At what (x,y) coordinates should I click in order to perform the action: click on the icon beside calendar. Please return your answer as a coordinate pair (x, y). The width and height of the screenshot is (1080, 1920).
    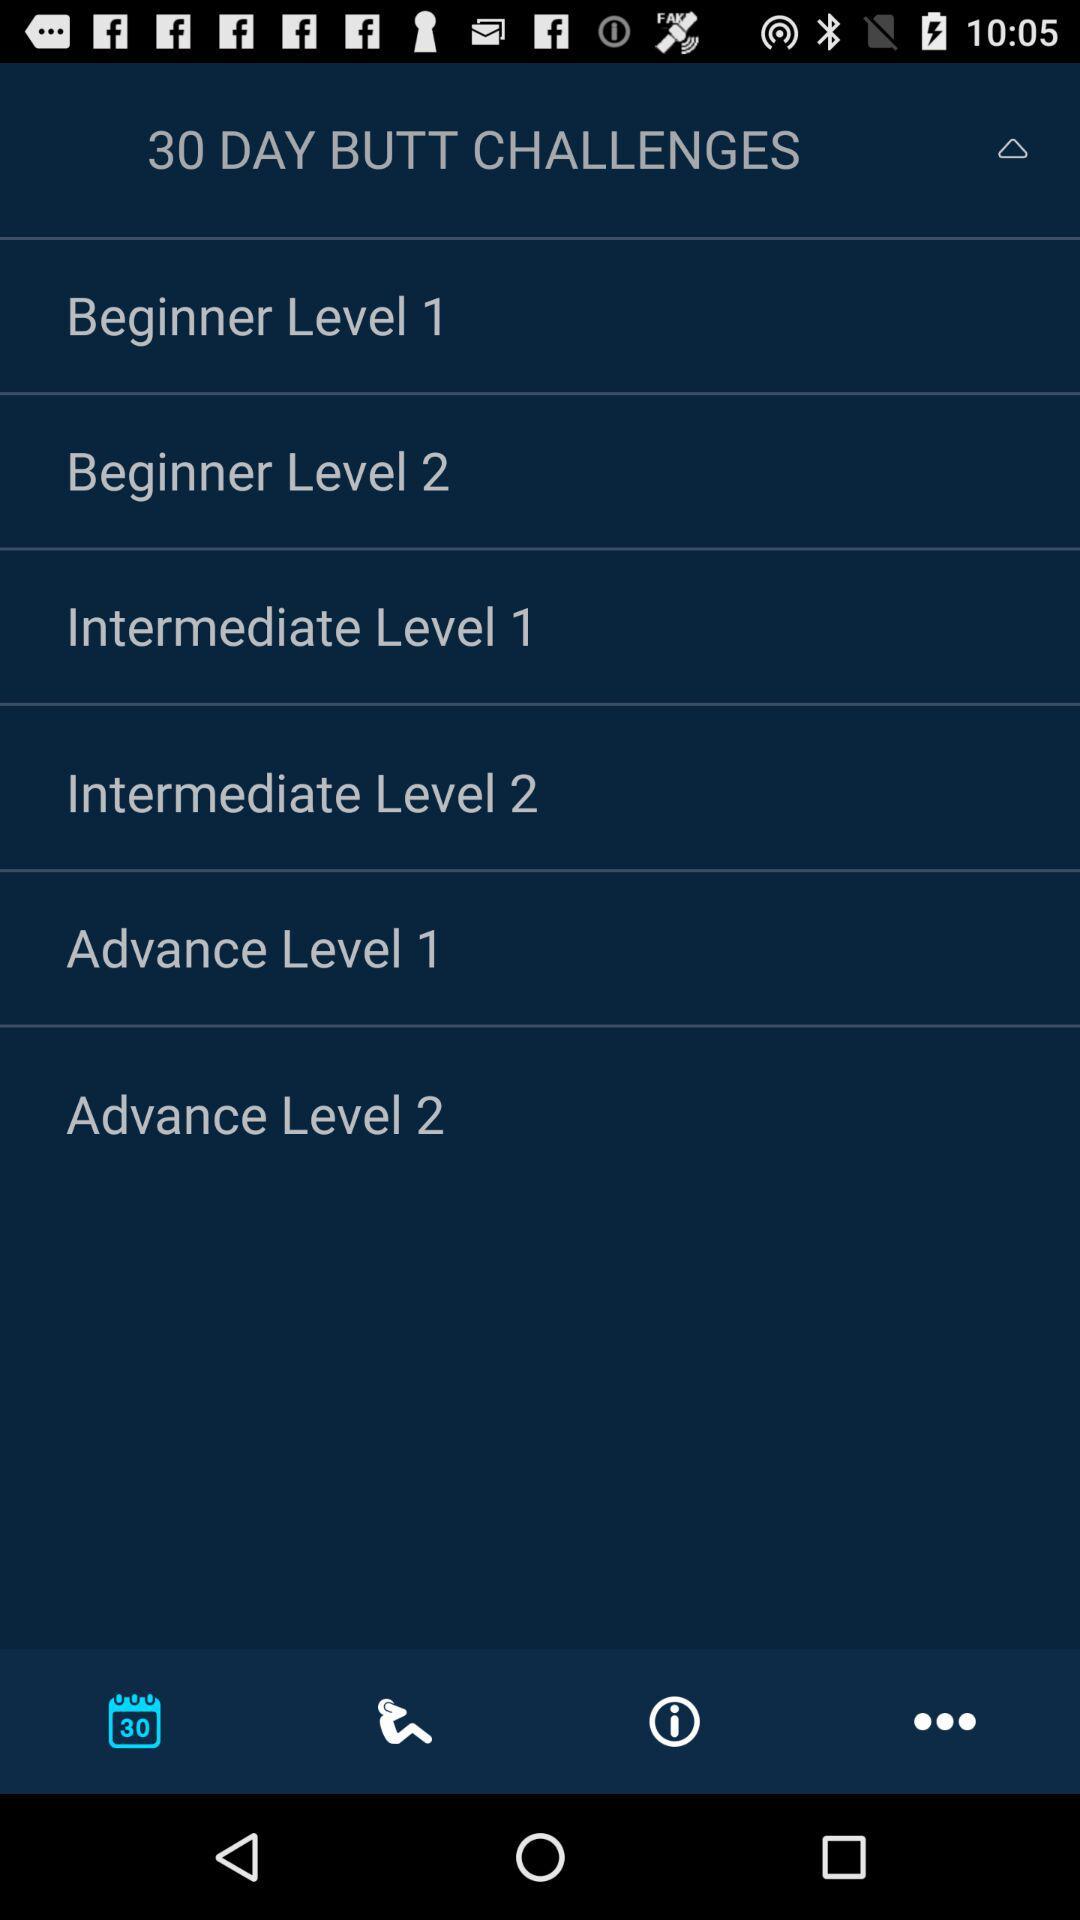
    Looking at the image, I should click on (405, 1720).